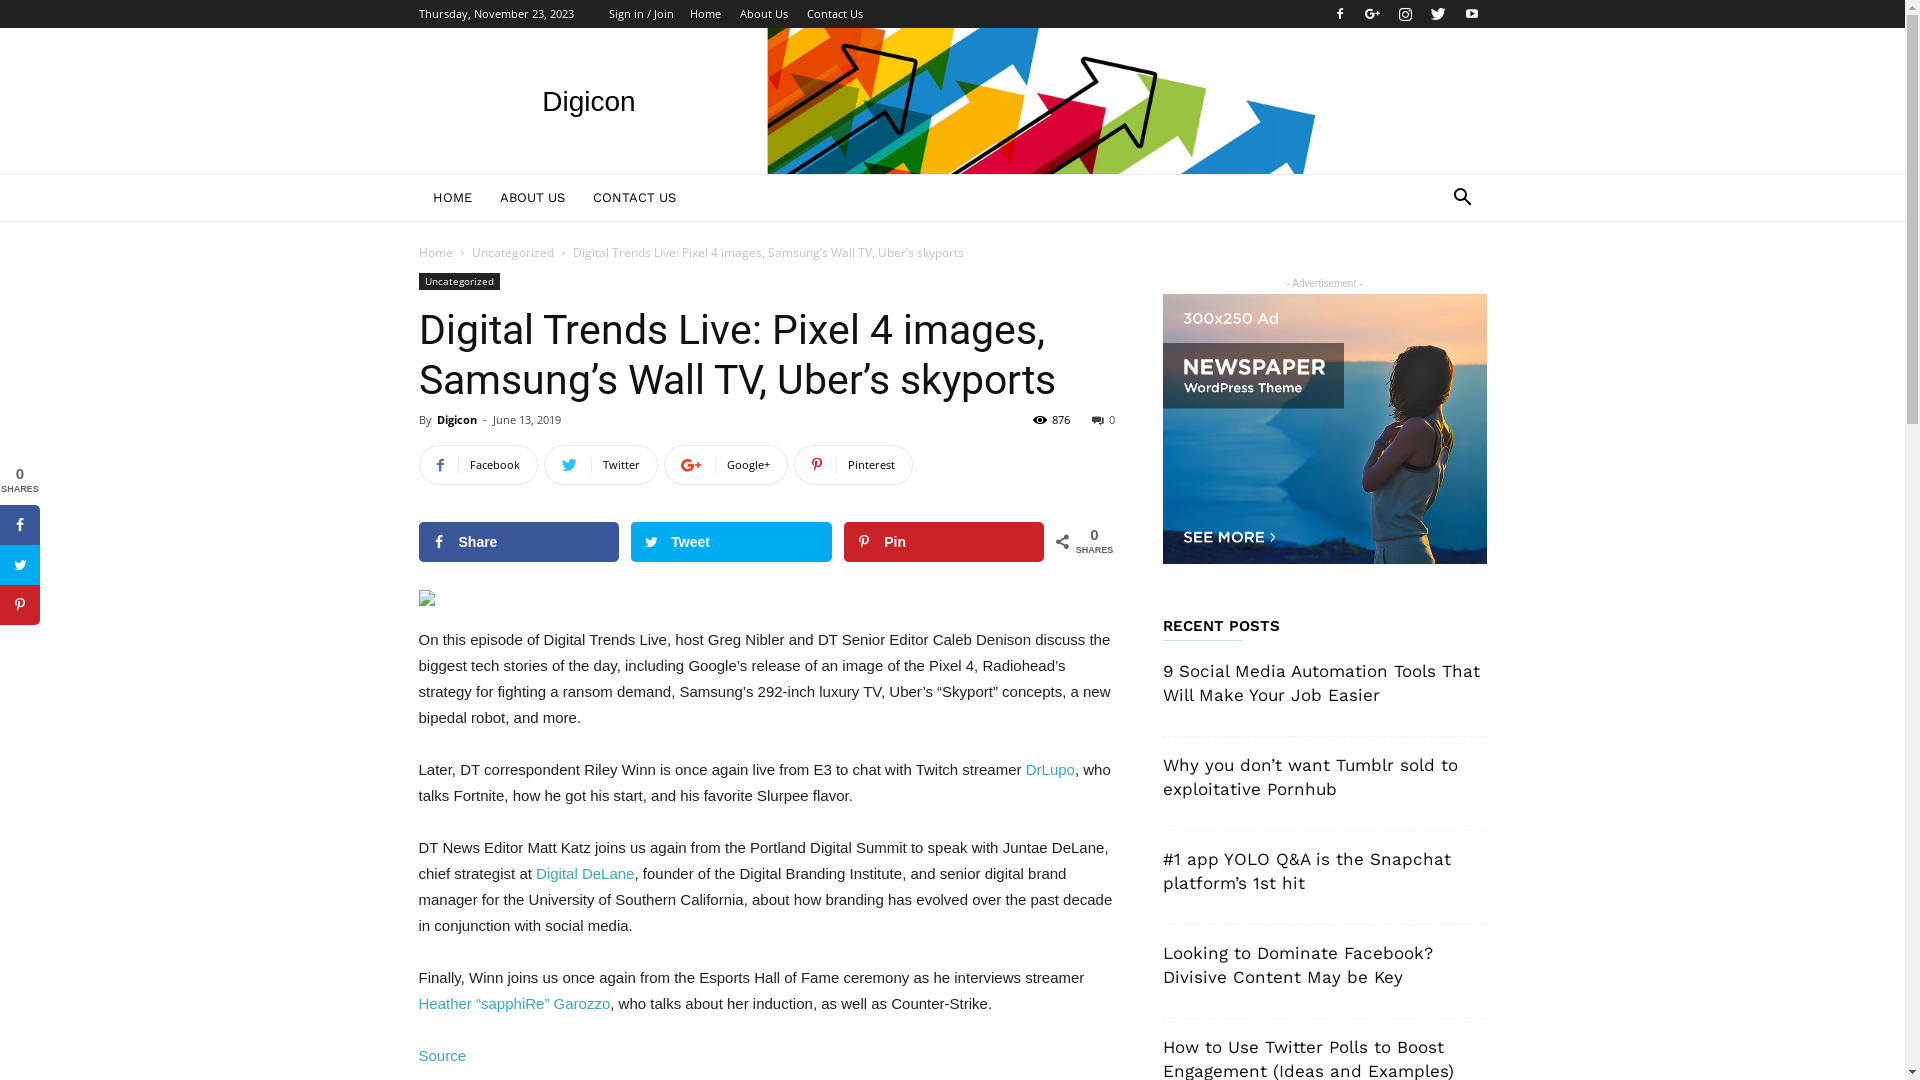 This screenshot has width=1920, height=1080. Describe the element at coordinates (640, 13) in the screenshot. I see `'Sign in / Join'` at that location.